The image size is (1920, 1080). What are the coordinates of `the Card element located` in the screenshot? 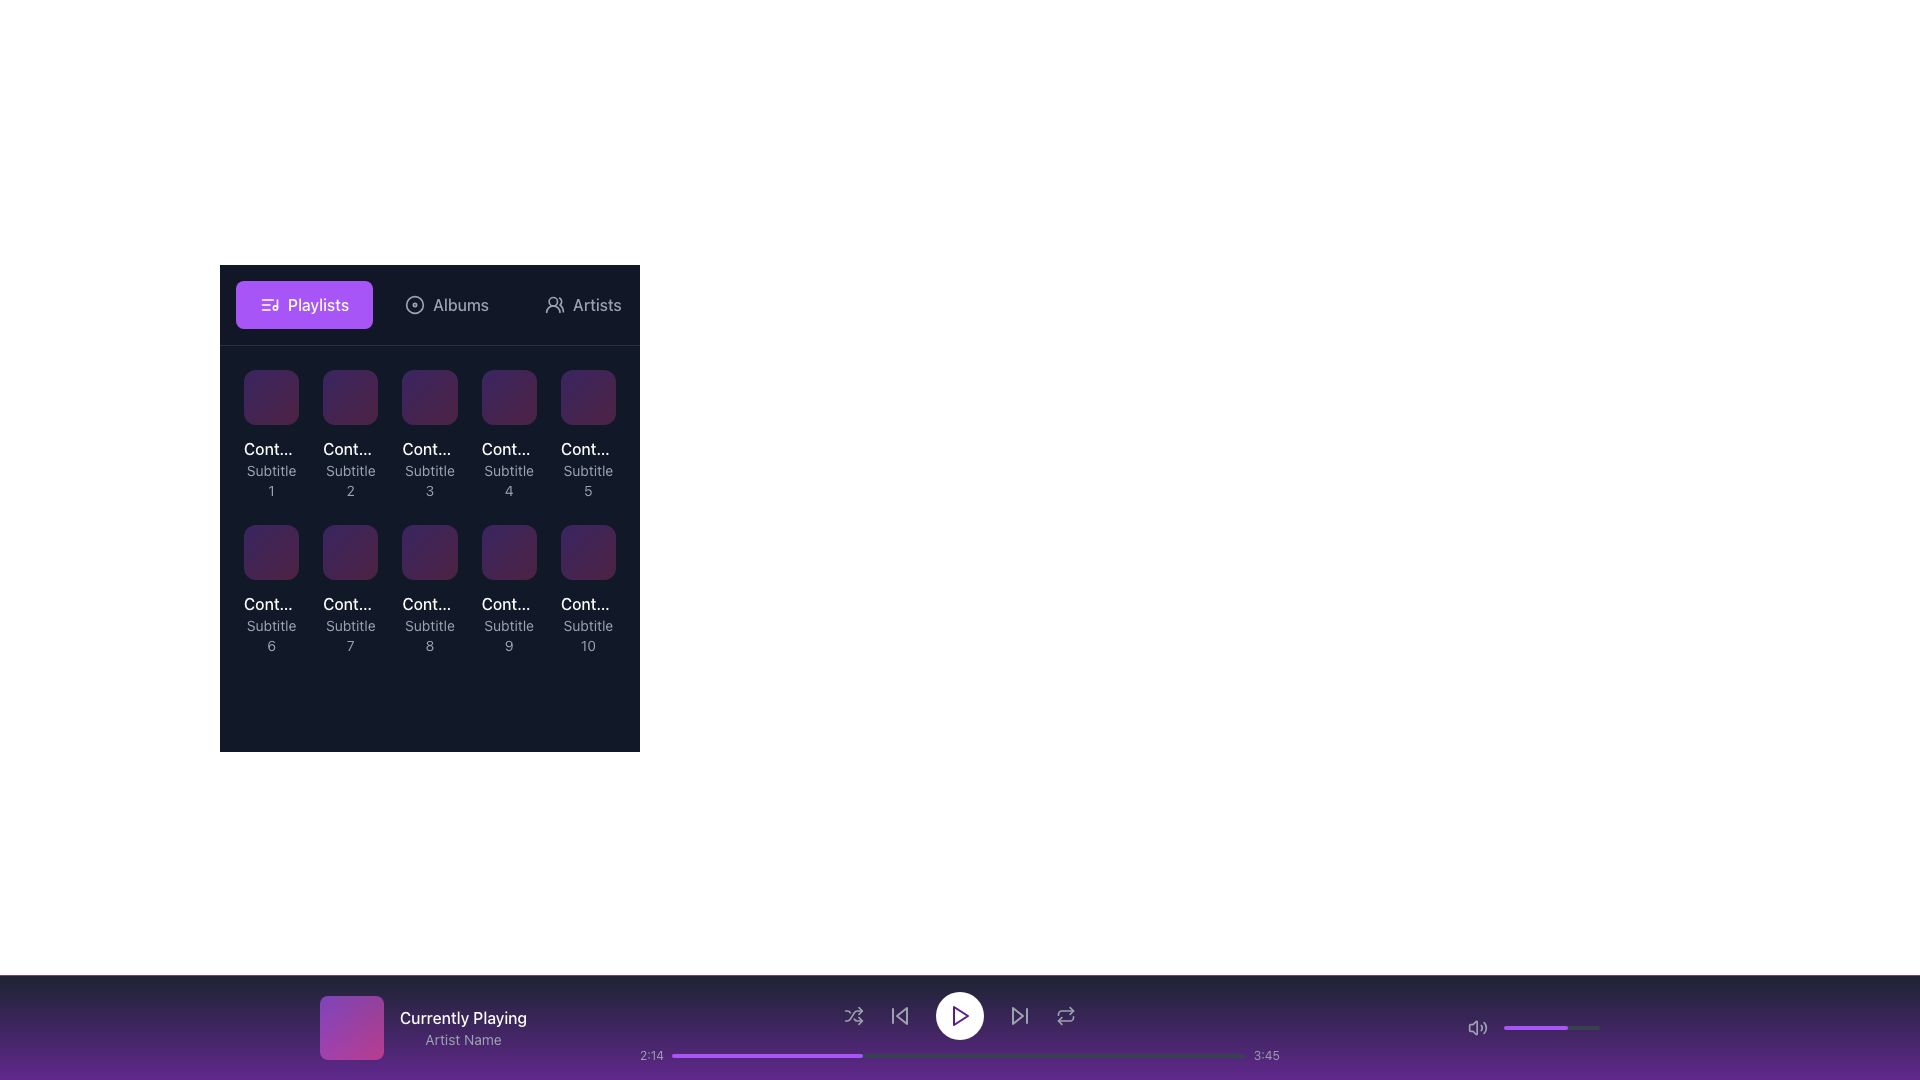 It's located at (350, 589).